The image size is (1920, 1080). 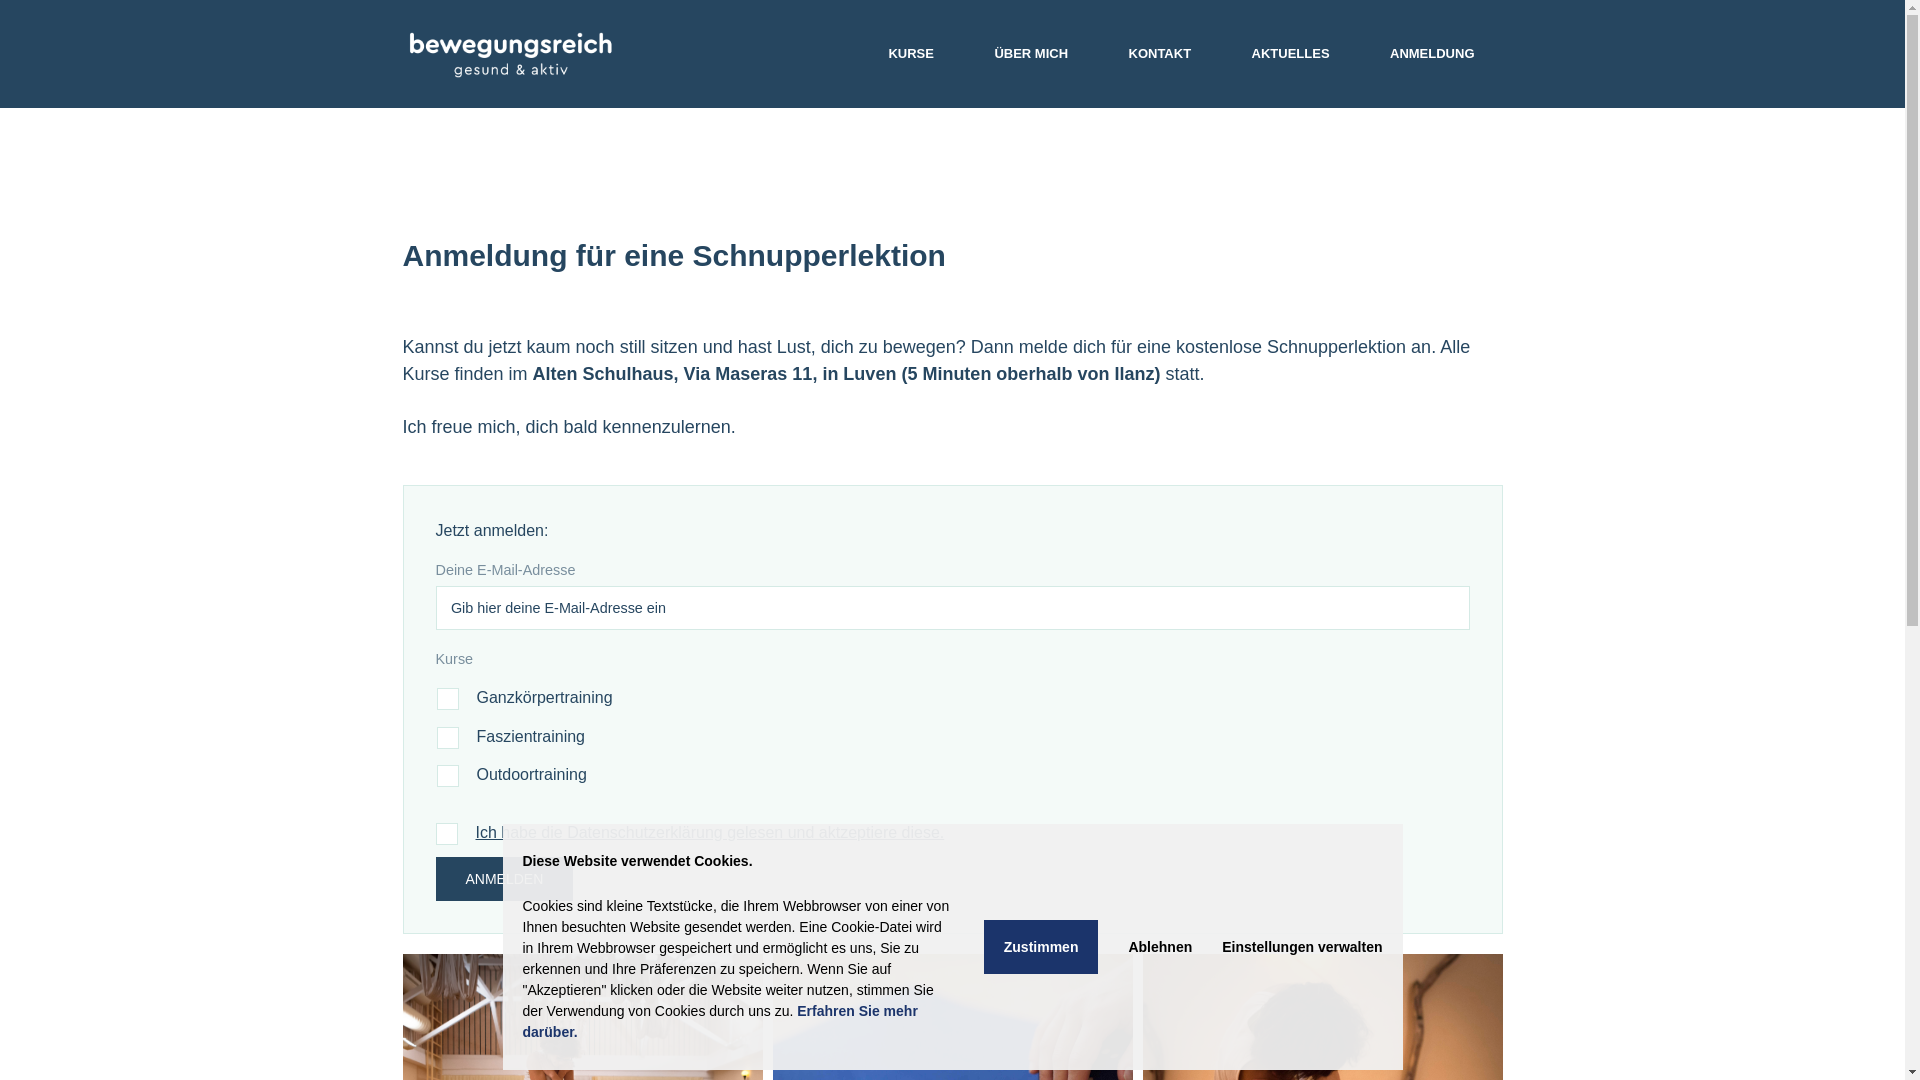 What do you see at coordinates (1040, 946) in the screenshot?
I see `'Zustimmen'` at bounding box center [1040, 946].